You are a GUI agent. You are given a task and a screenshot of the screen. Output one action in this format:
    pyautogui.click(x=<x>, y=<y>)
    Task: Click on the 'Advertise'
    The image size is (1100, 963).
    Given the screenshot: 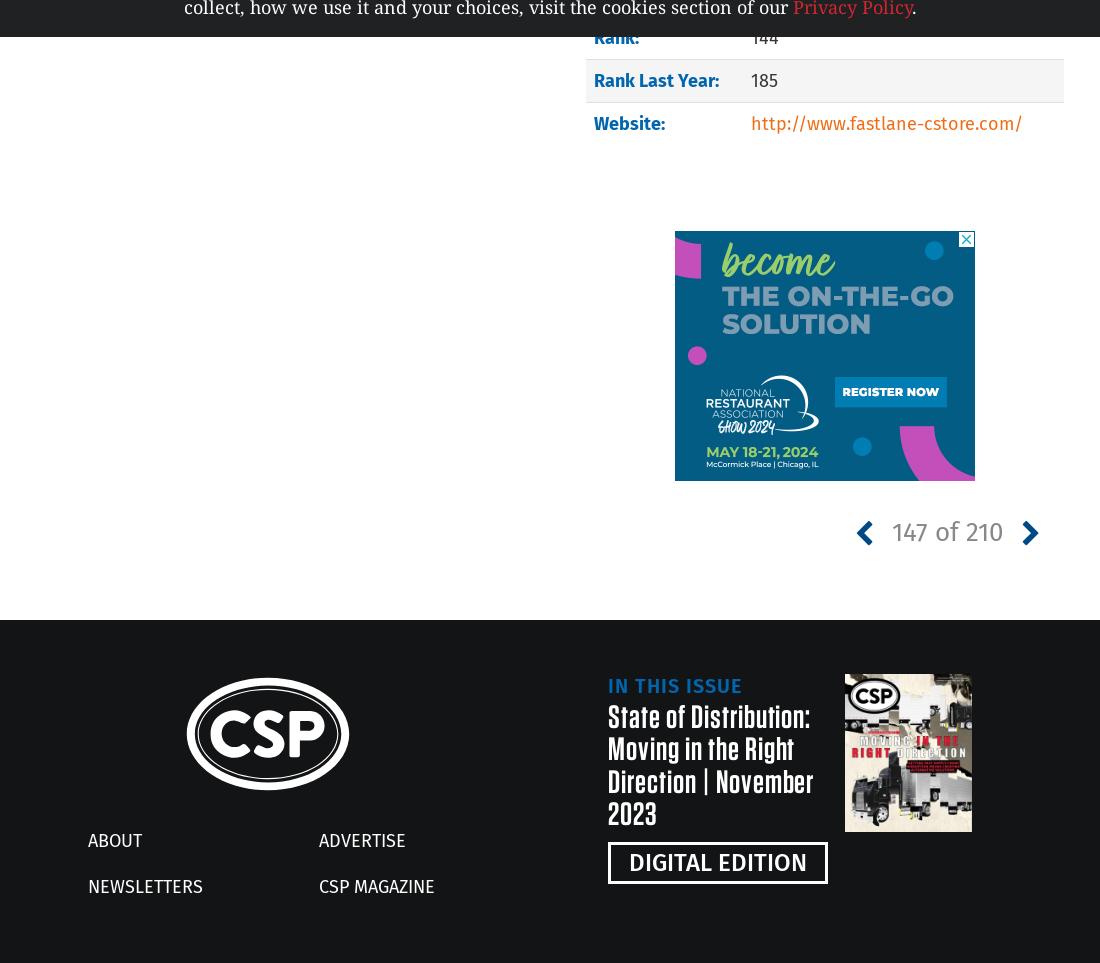 What is the action you would take?
    pyautogui.click(x=362, y=840)
    